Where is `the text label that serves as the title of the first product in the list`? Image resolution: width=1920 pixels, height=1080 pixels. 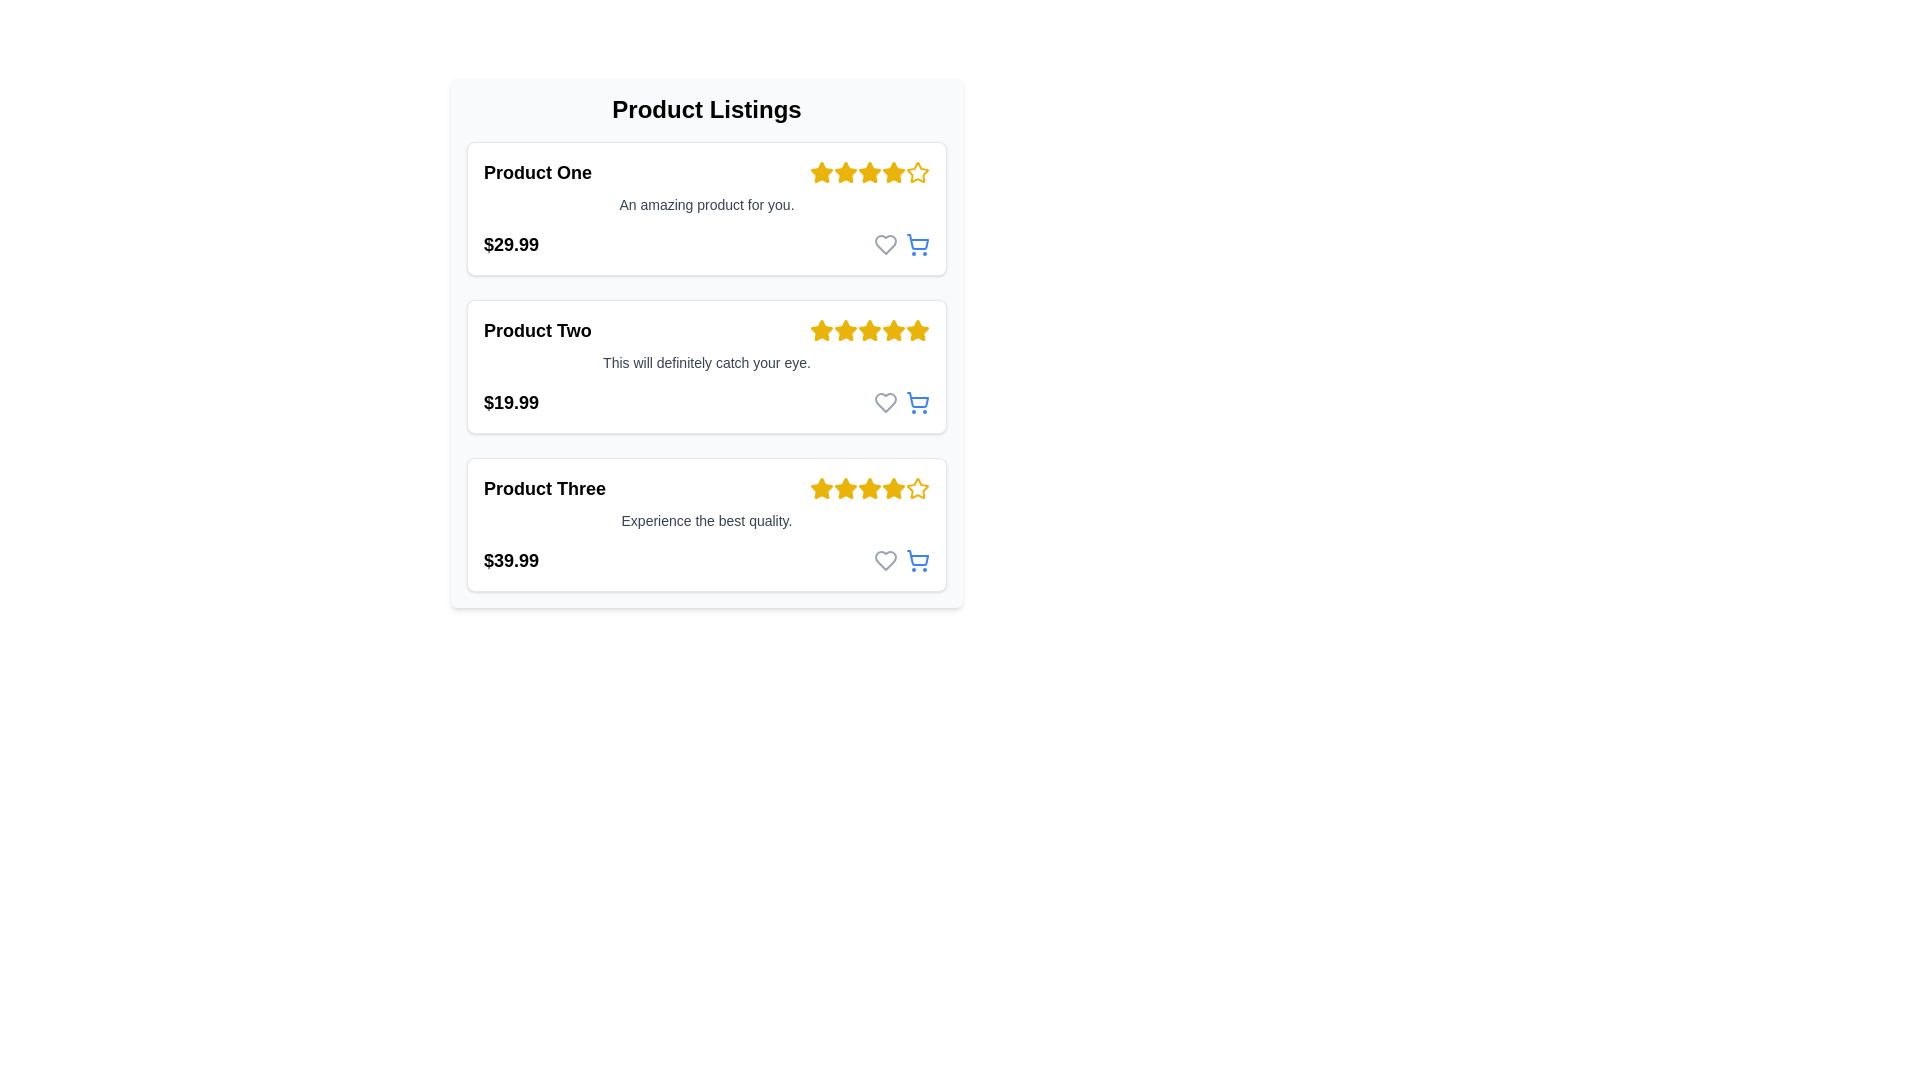
the text label that serves as the title of the first product in the list is located at coordinates (537, 172).